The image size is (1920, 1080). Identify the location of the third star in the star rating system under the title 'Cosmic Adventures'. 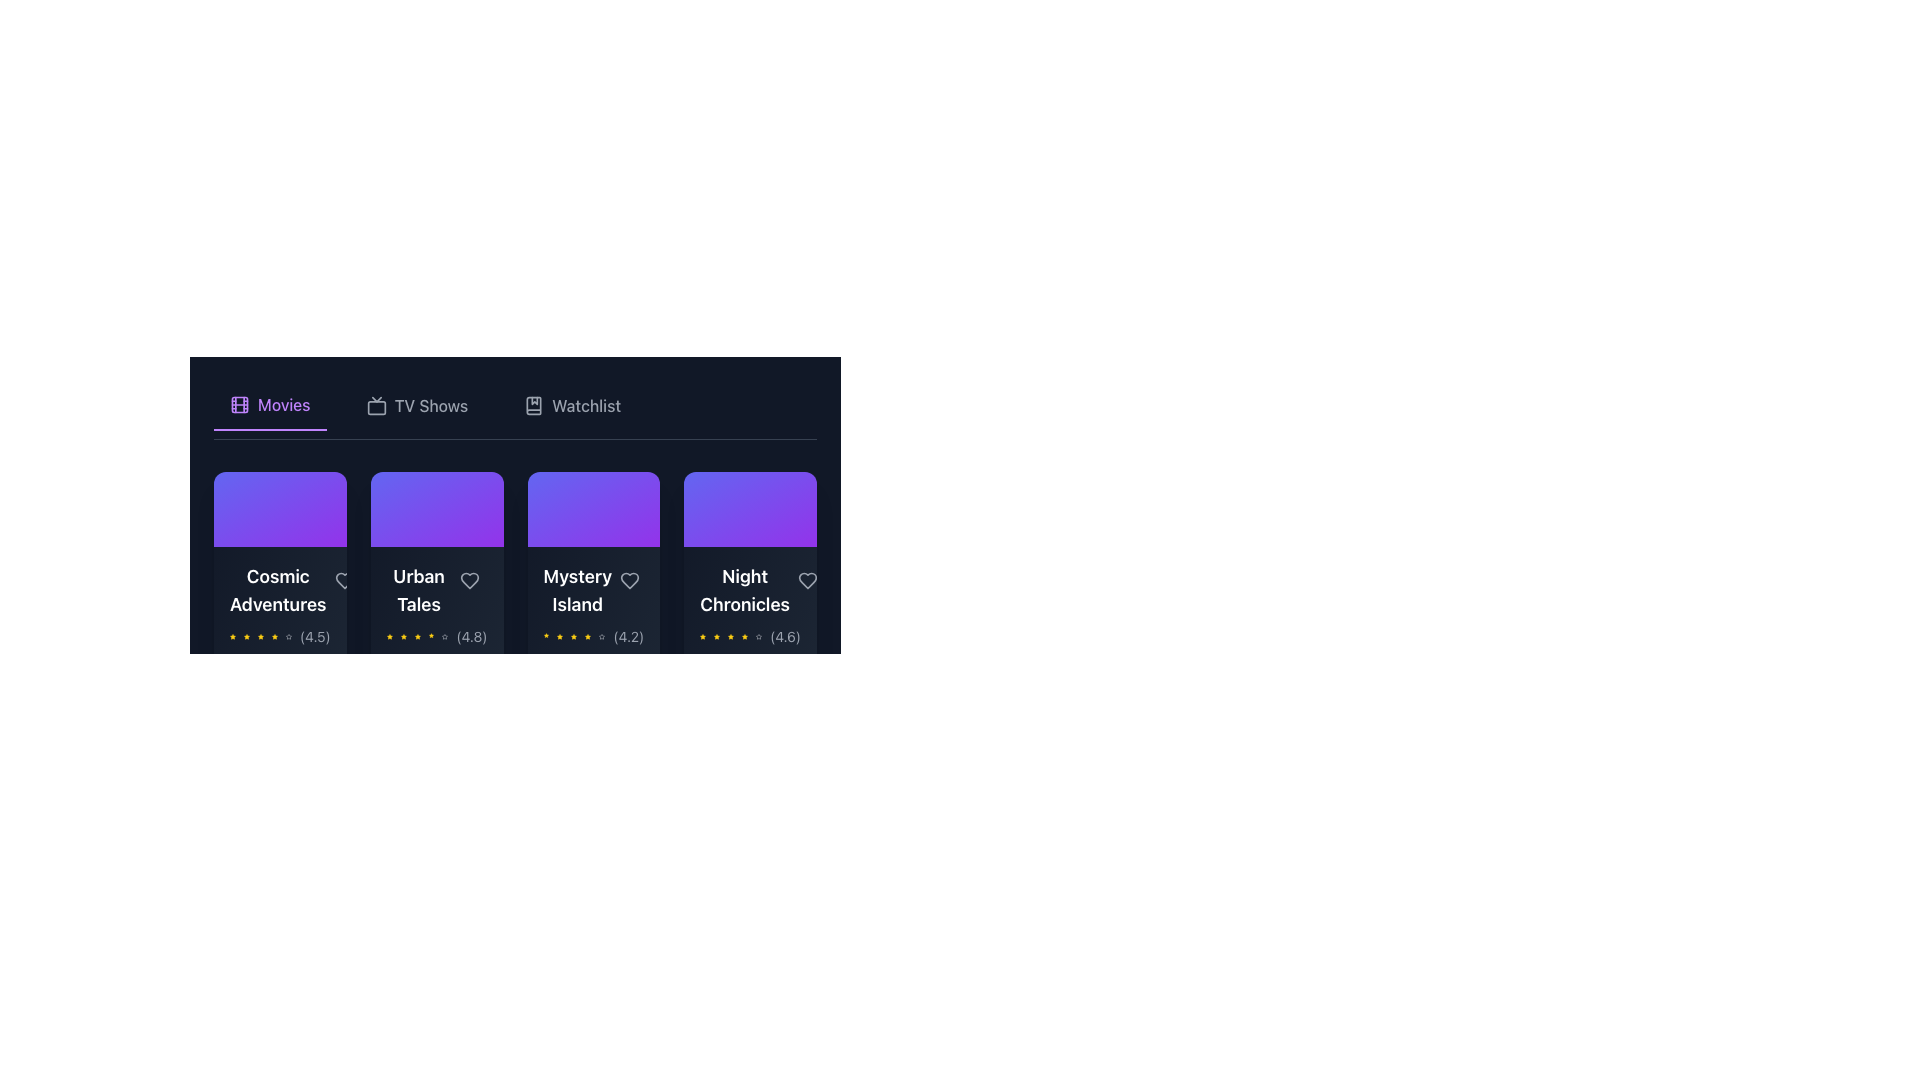
(259, 636).